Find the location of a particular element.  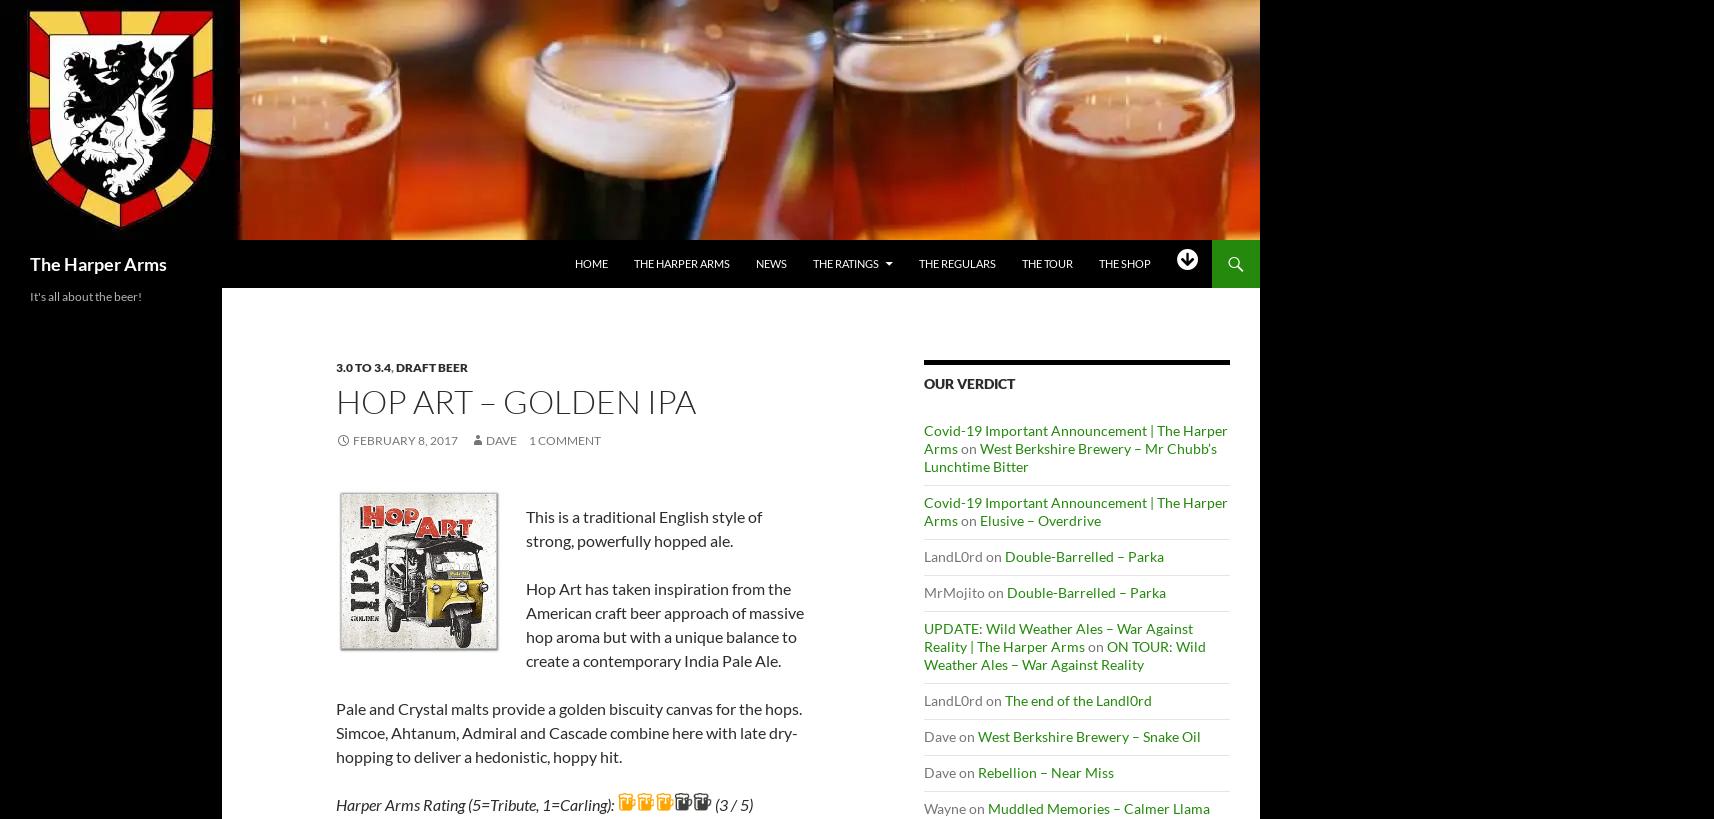

'This is a traditional English style of strong, powerfully hopped ale.' is located at coordinates (641, 528).